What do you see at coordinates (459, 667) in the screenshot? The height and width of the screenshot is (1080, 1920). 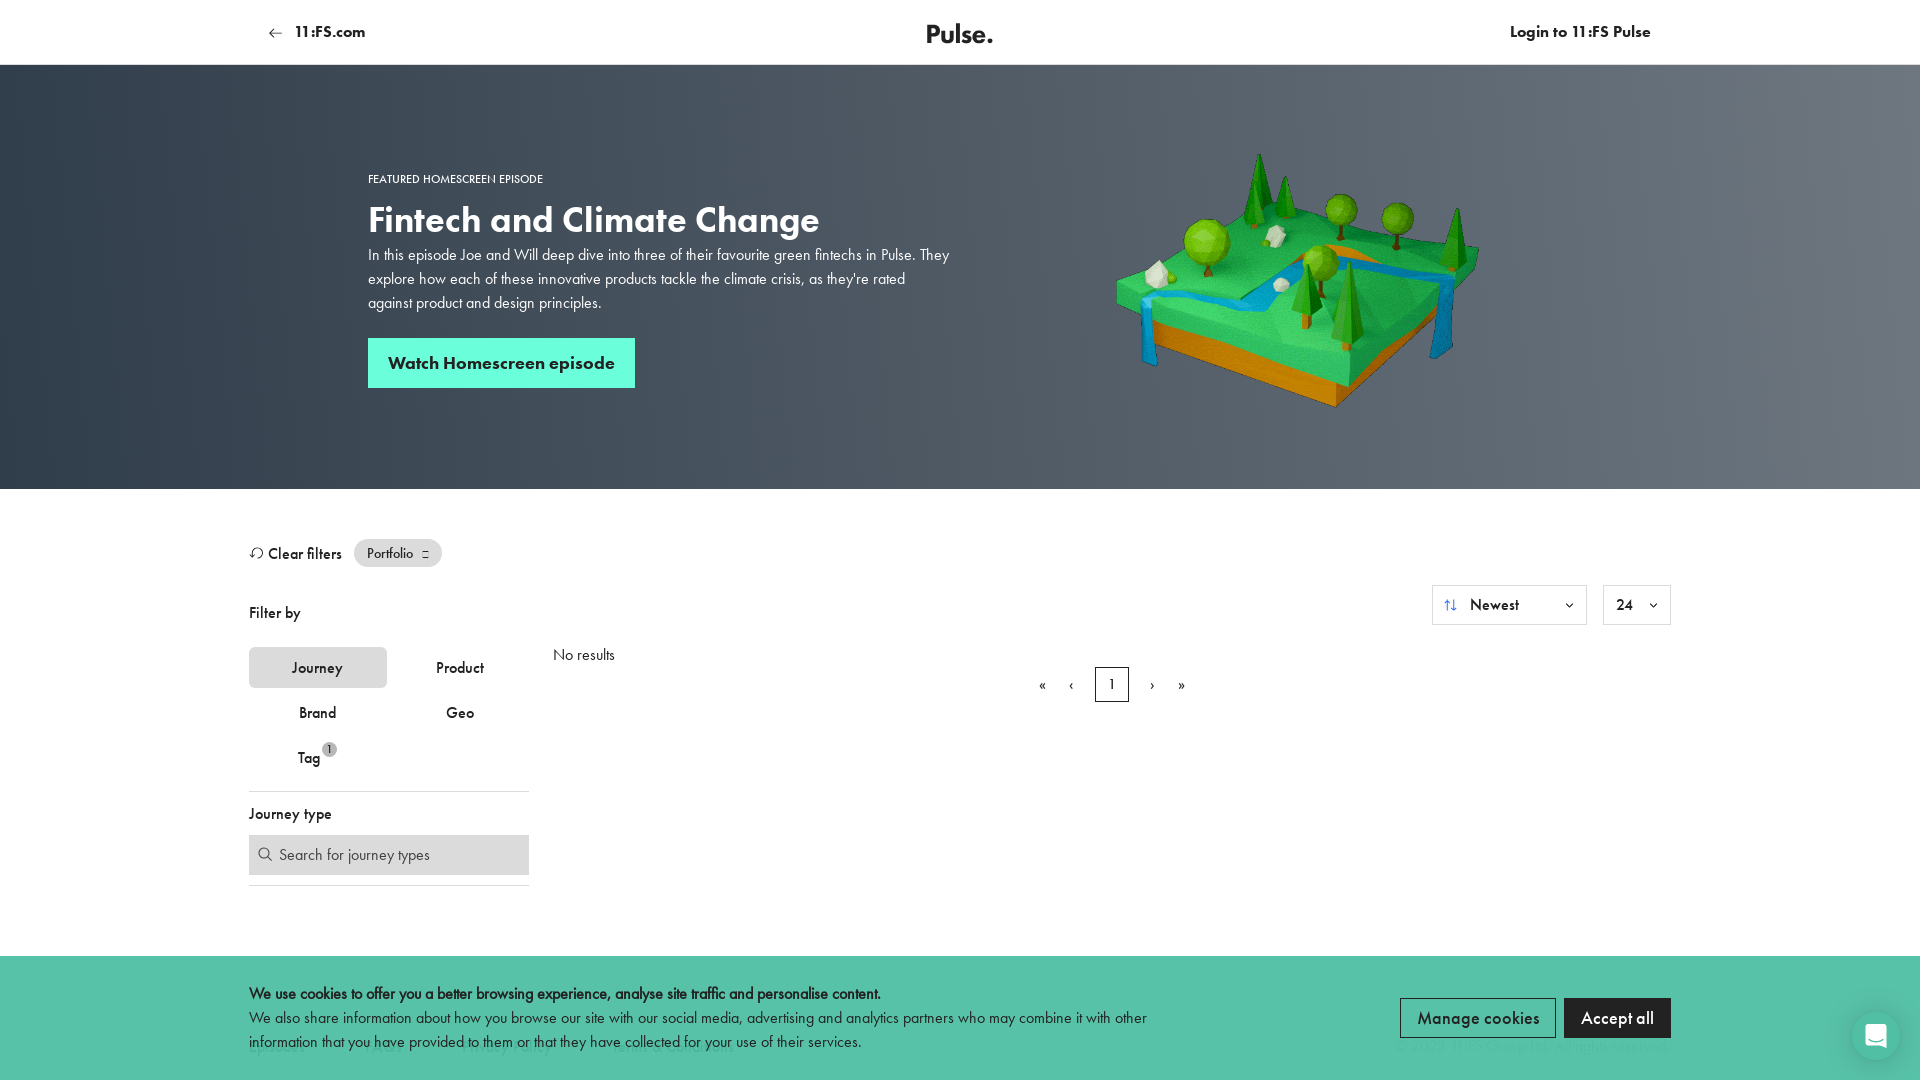 I see `'Product'` at bounding box center [459, 667].